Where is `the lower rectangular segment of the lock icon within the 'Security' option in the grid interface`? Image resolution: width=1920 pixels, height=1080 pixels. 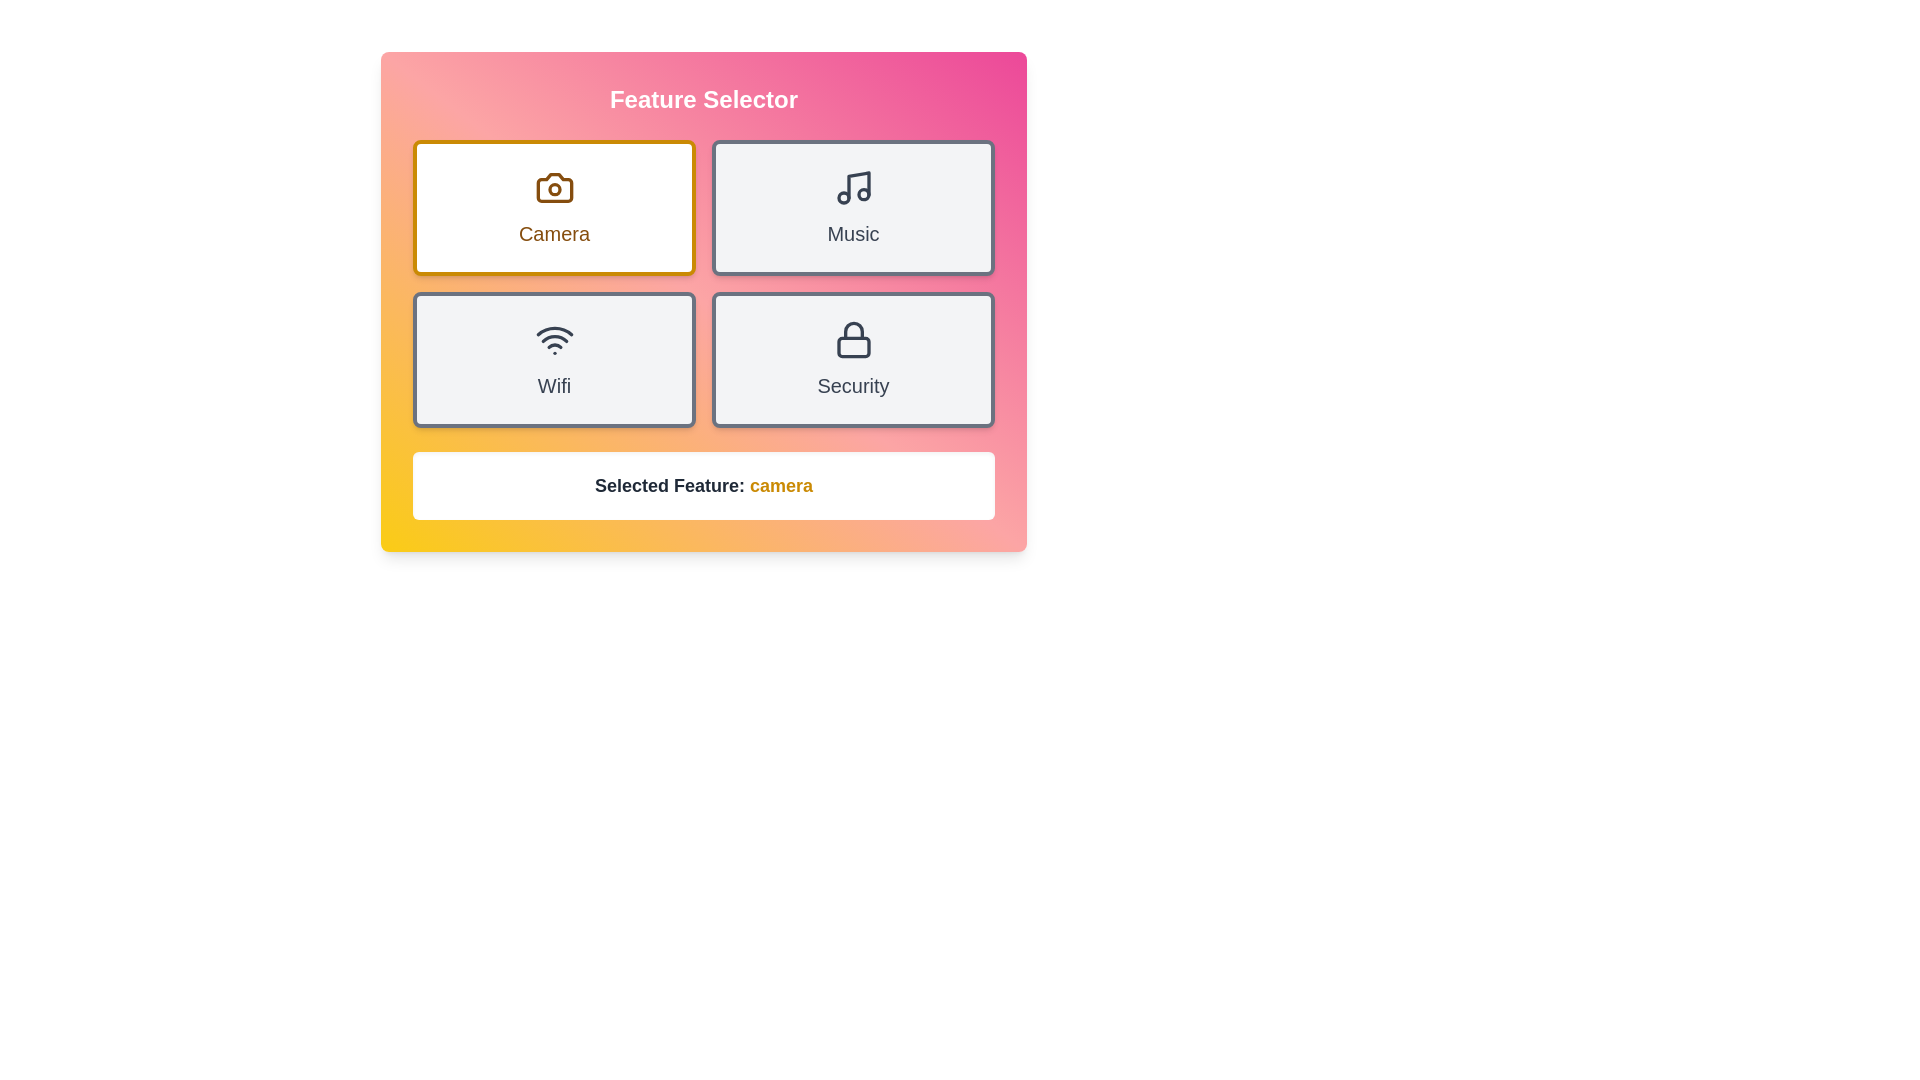 the lower rectangular segment of the lock icon within the 'Security' option in the grid interface is located at coordinates (853, 346).